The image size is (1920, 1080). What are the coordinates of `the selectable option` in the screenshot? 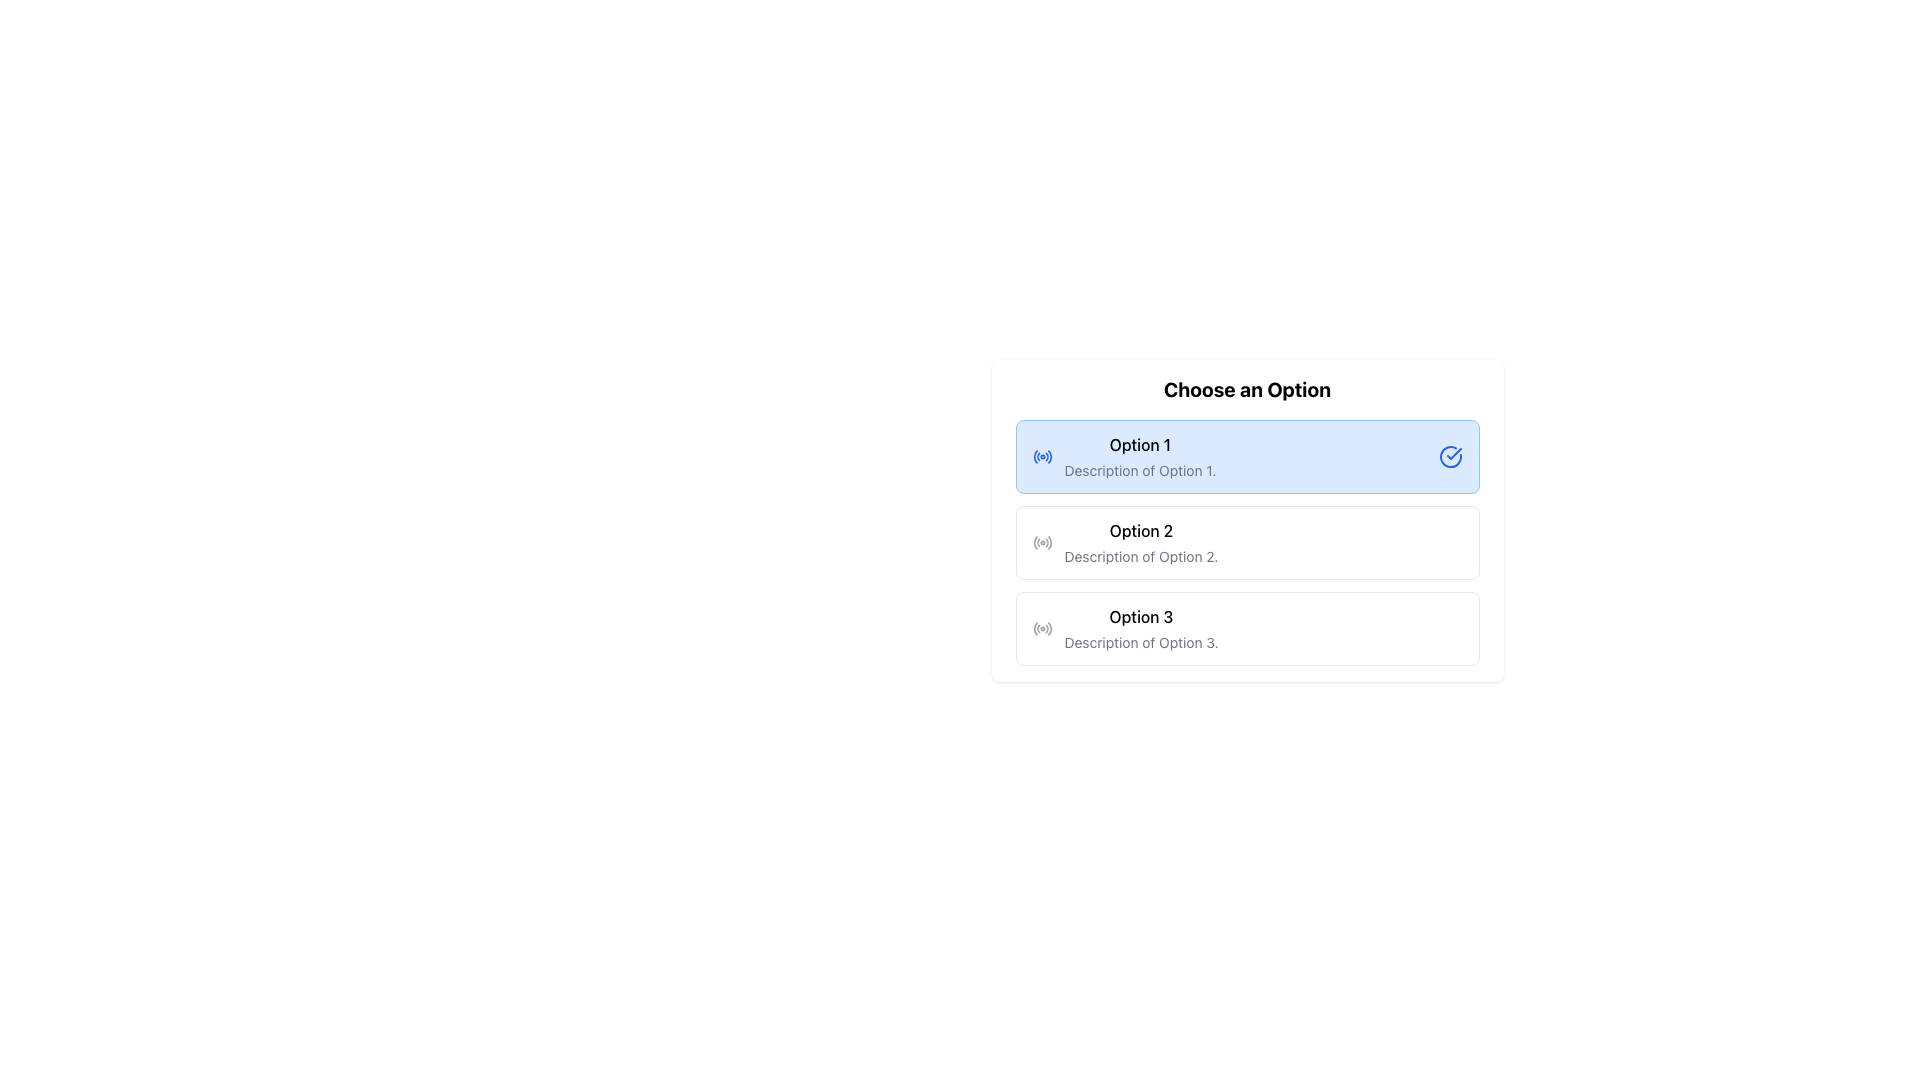 It's located at (1246, 627).